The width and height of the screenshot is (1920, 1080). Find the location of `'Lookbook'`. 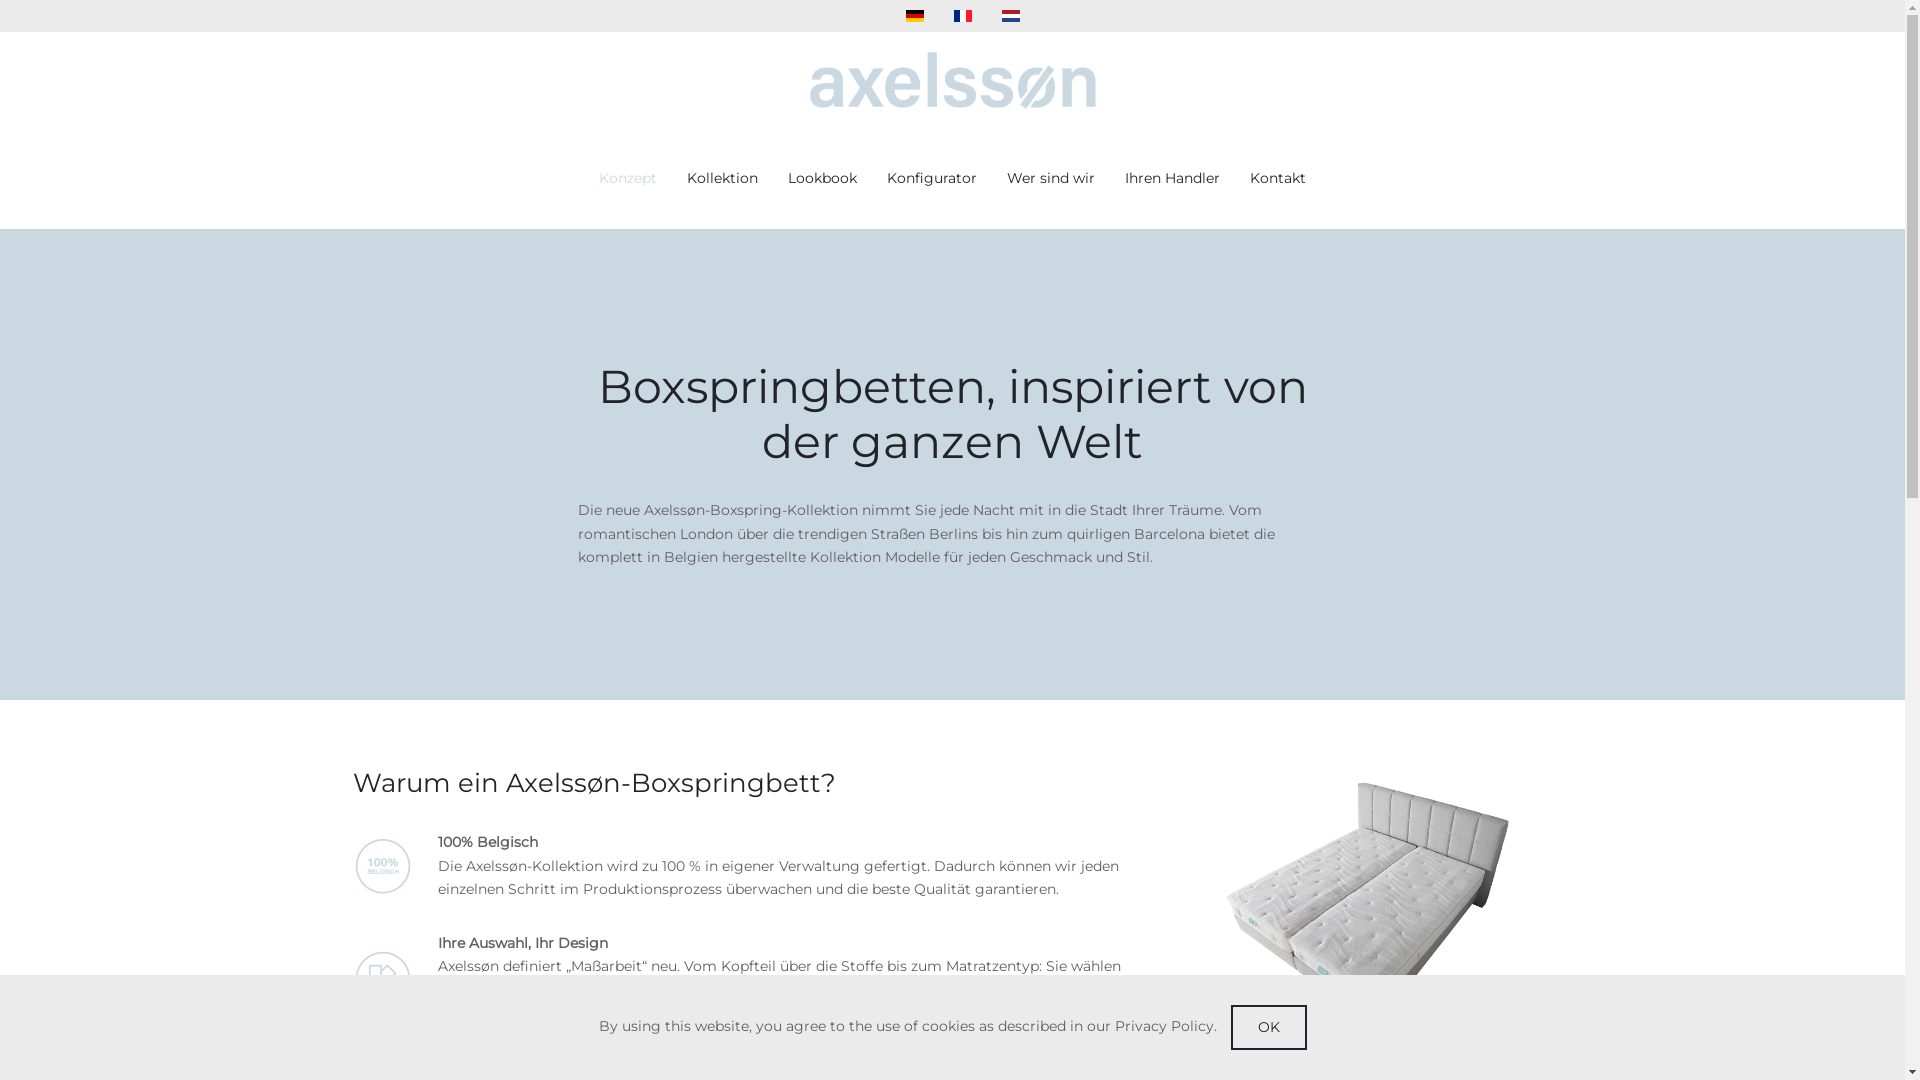

'Lookbook' is located at coordinates (822, 177).